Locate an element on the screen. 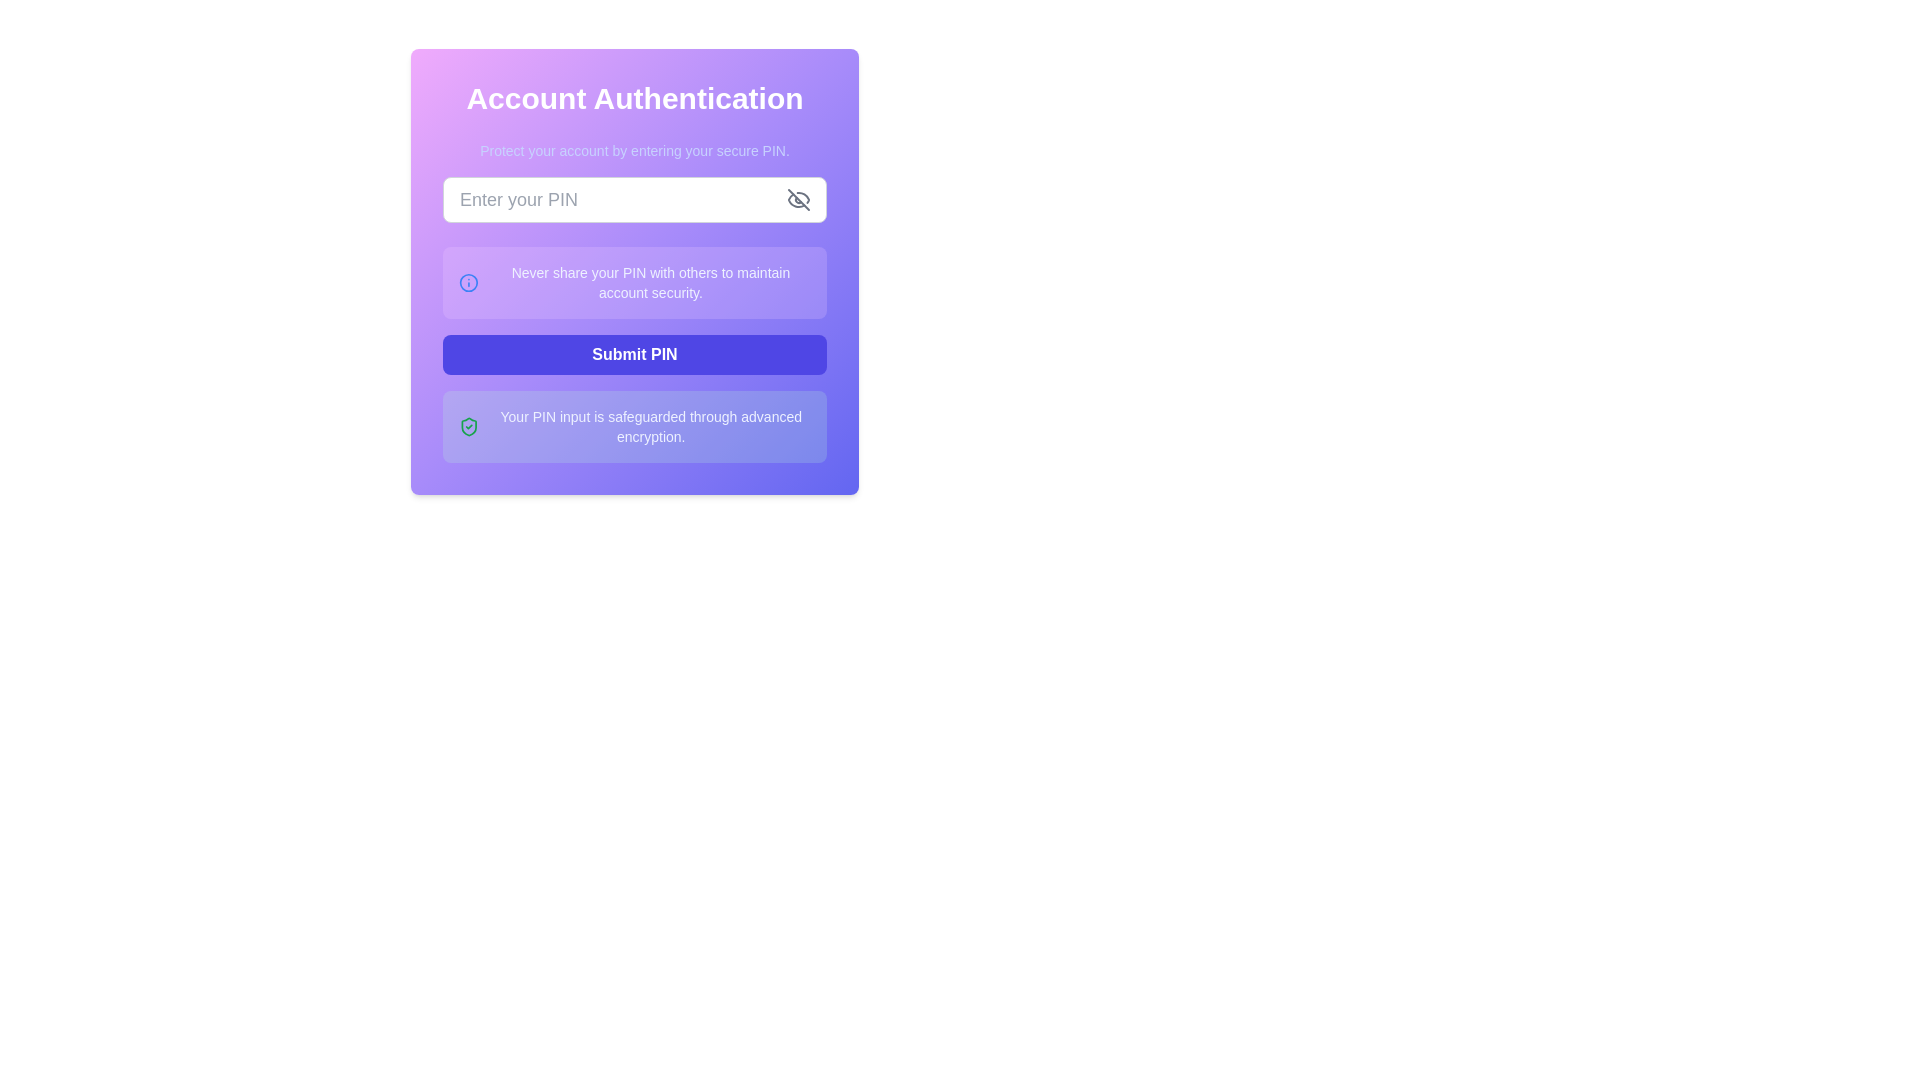 Image resolution: width=1920 pixels, height=1080 pixels. the green shield icon with a checkmark, which is positioned to the left of the PIN security message in the green-themed notification box at the bottom of the authentication form is located at coordinates (468, 426).